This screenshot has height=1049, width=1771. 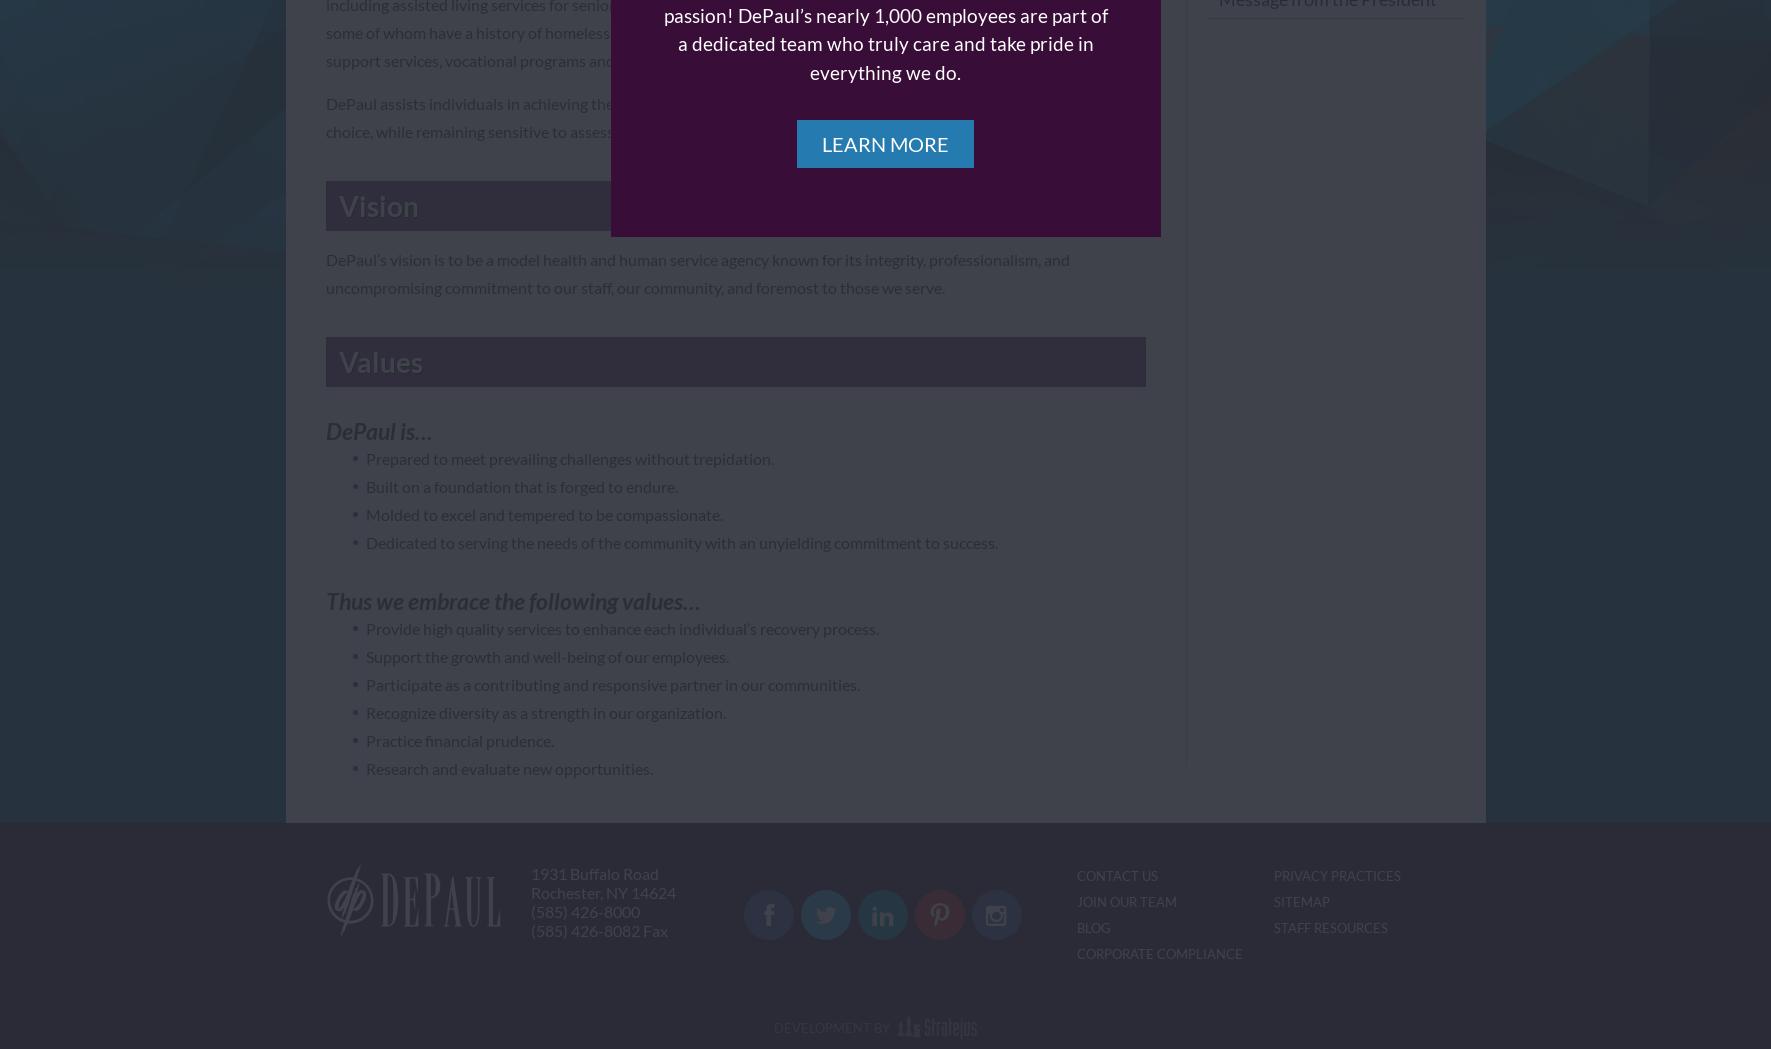 What do you see at coordinates (597, 929) in the screenshot?
I see `'(585) 426-8082 Fax'` at bounding box center [597, 929].